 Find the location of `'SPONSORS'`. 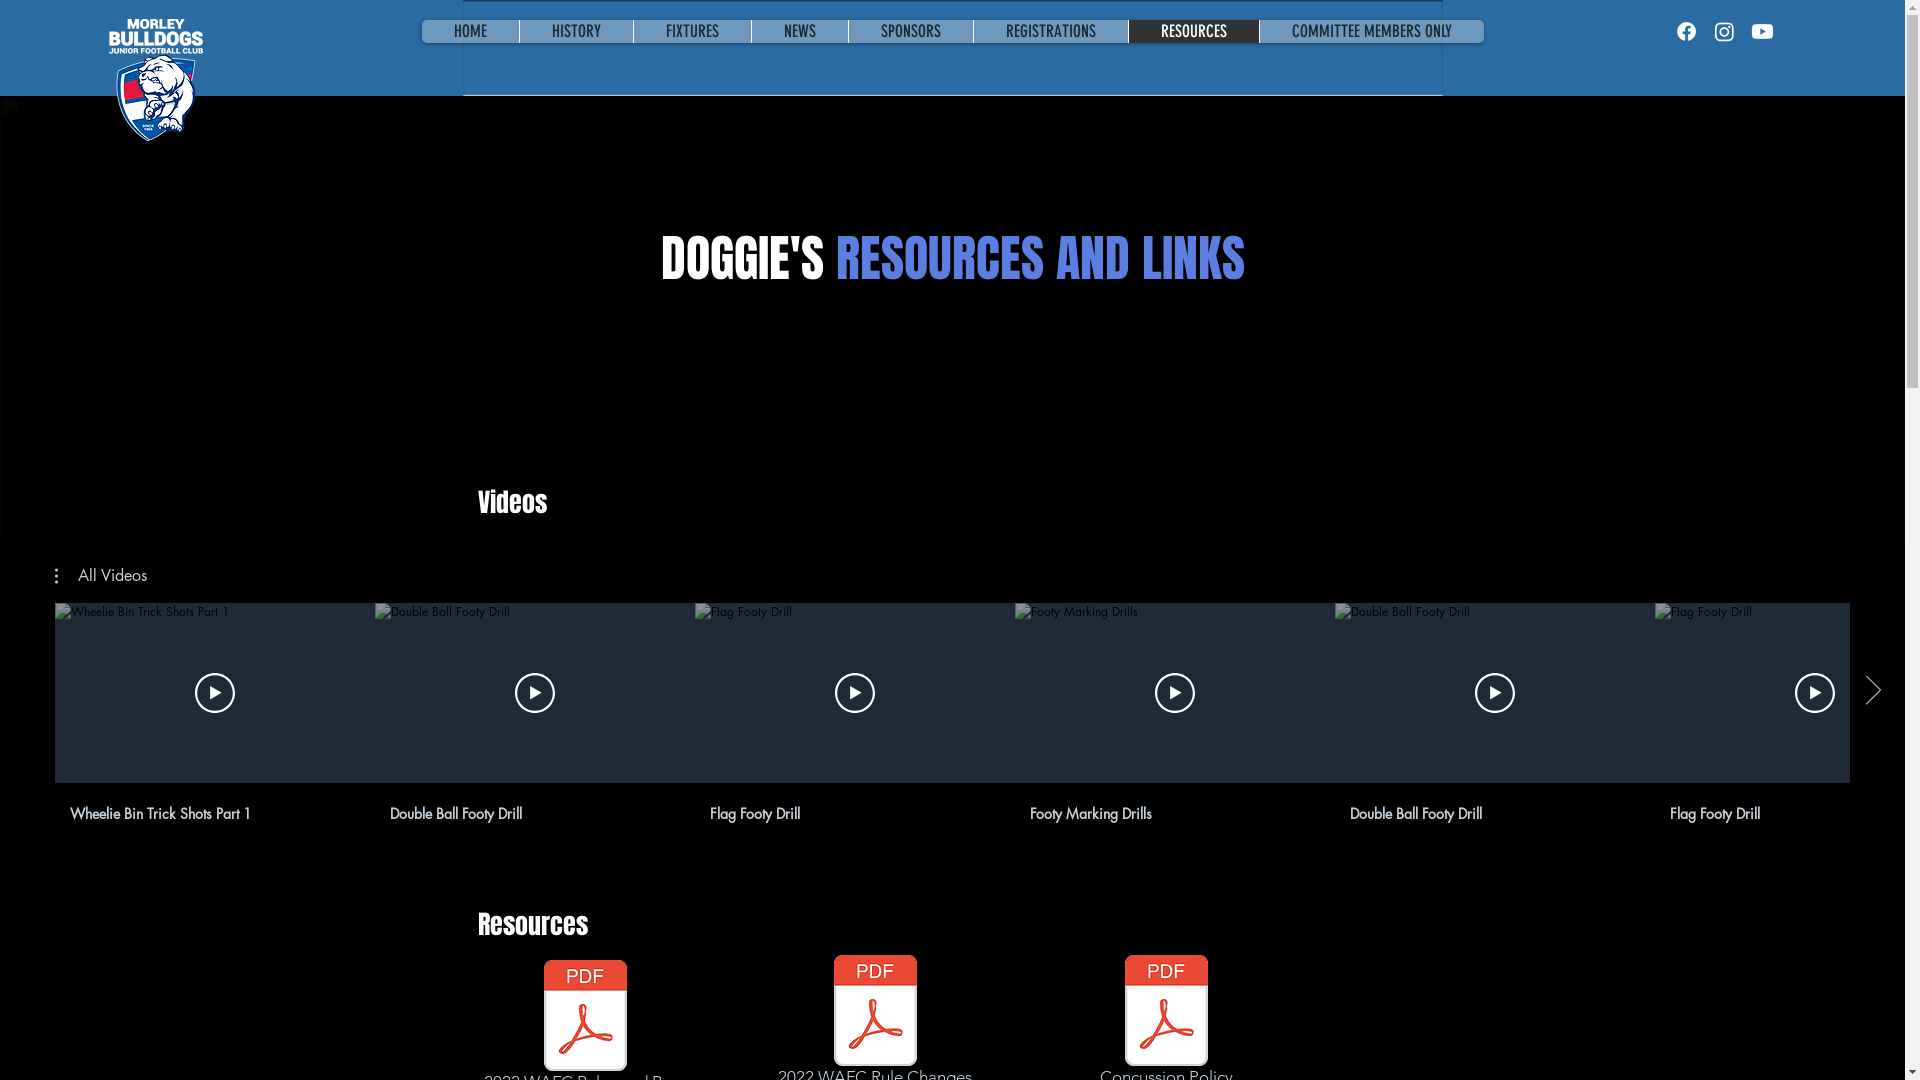

'SPONSORS' is located at coordinates (909, 31).